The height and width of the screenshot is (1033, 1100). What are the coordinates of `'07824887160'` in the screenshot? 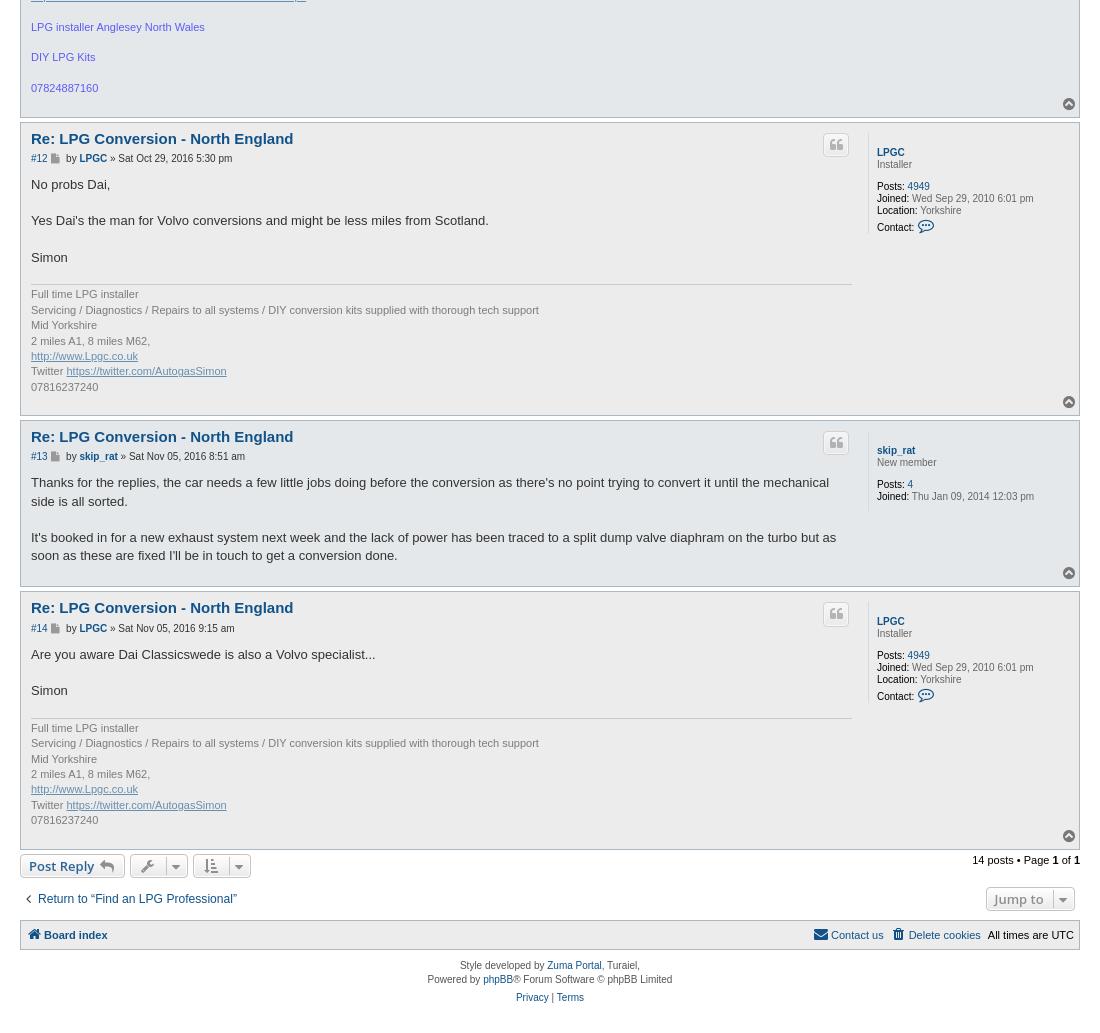 It's located at (63, 88).